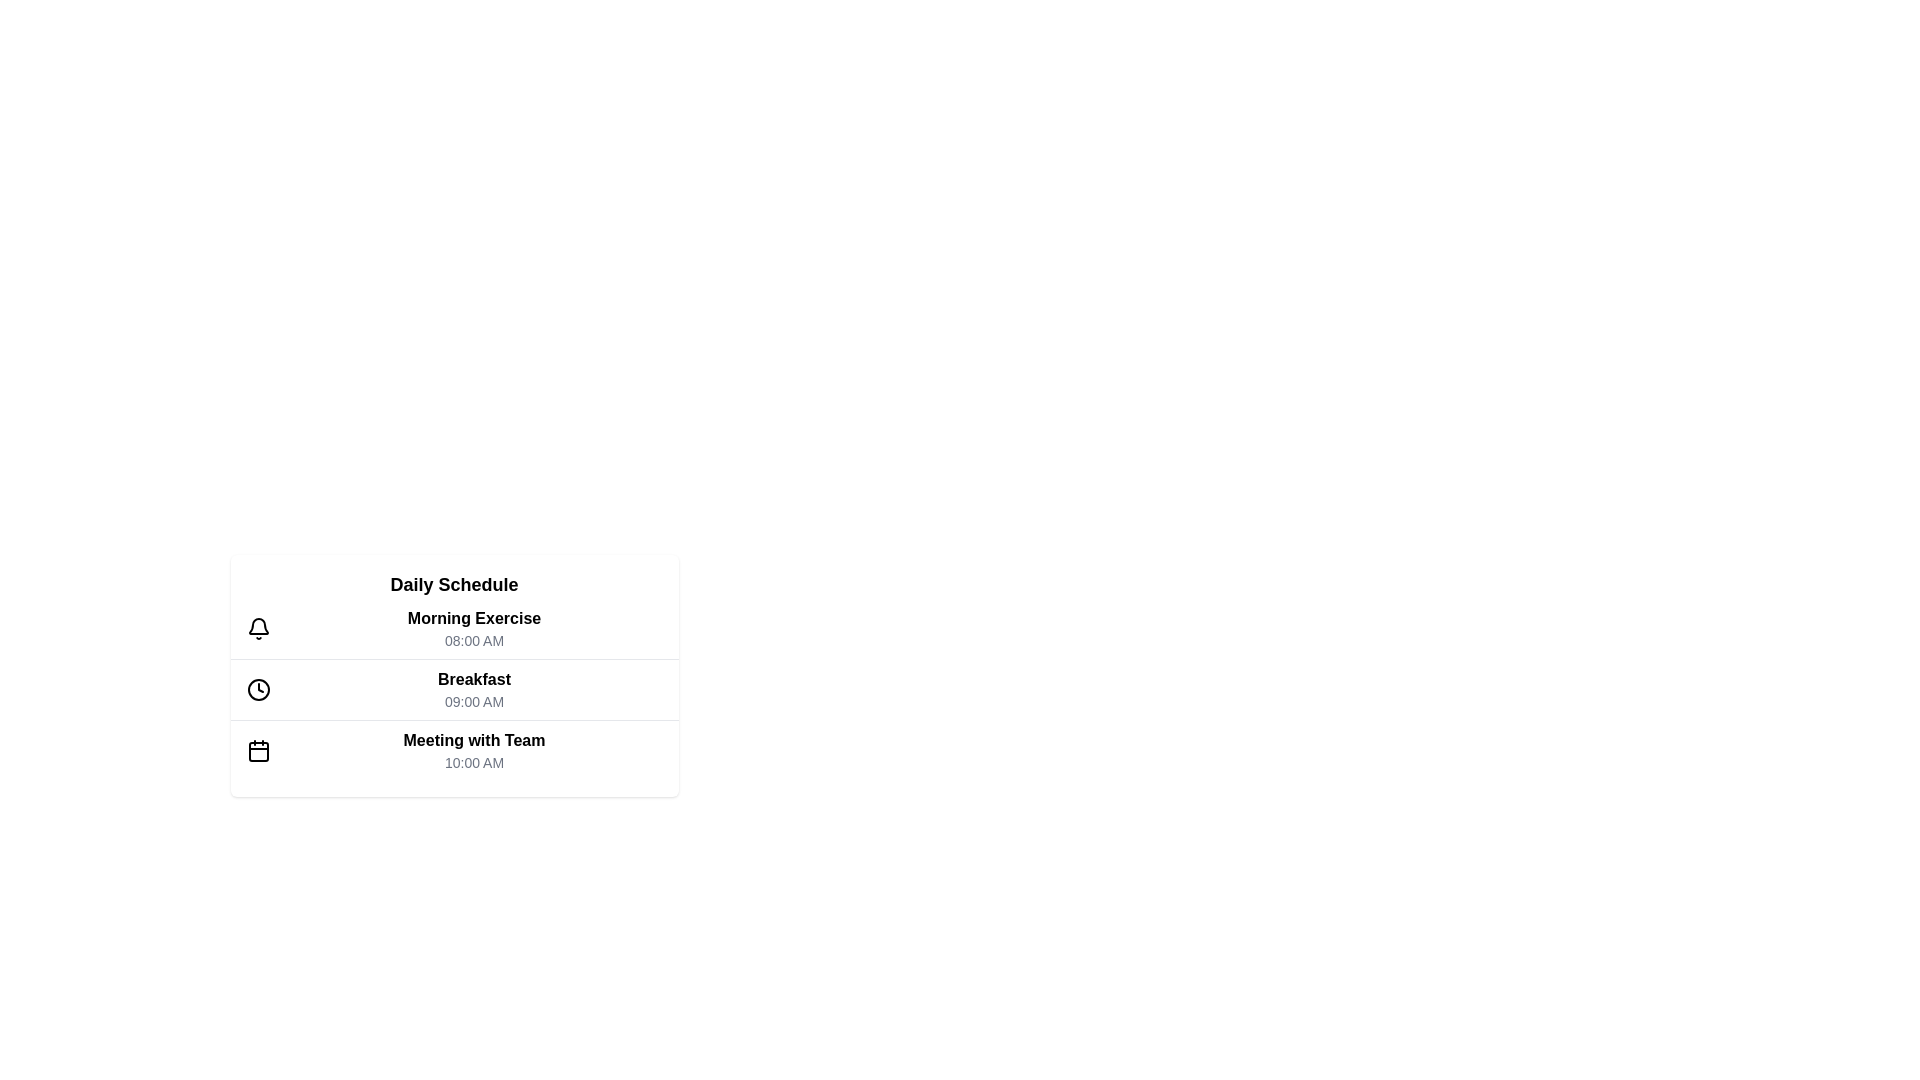  Describe the element at coordinates (453, 627) in the screenshot. I see `the list item containing the ringing bell icon and the title 'Morning Exercise'` at that location.